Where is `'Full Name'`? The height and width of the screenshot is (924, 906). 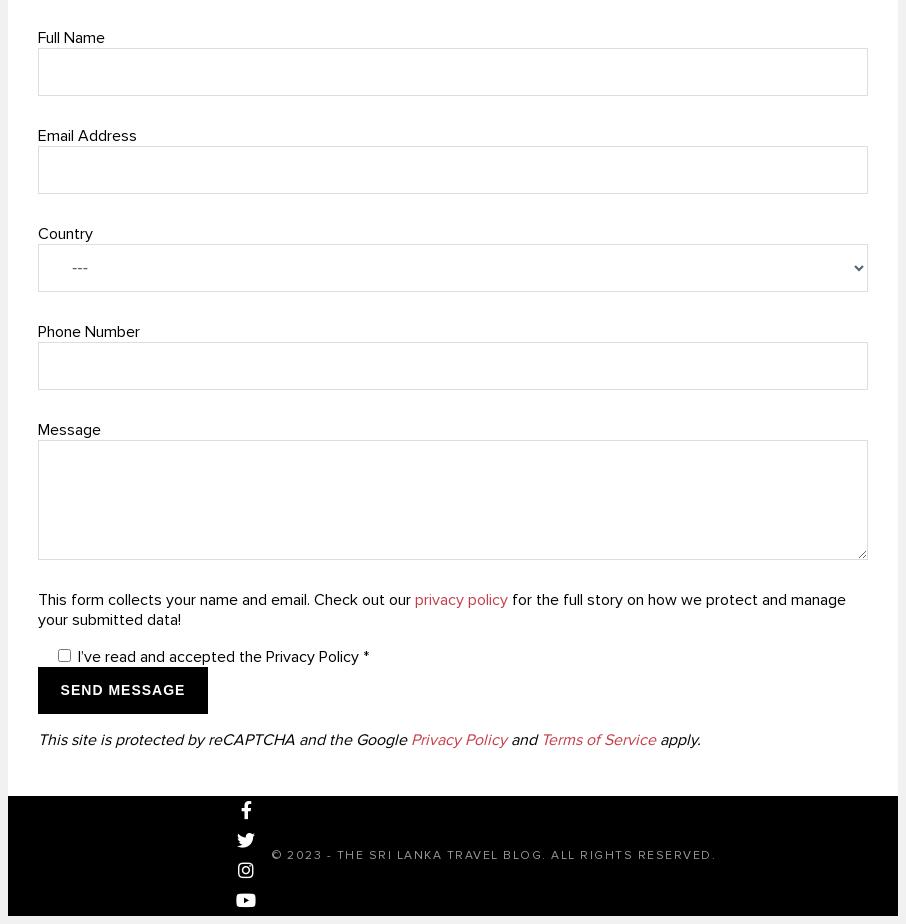
'Full Name' is located at coordinates (36, 36).